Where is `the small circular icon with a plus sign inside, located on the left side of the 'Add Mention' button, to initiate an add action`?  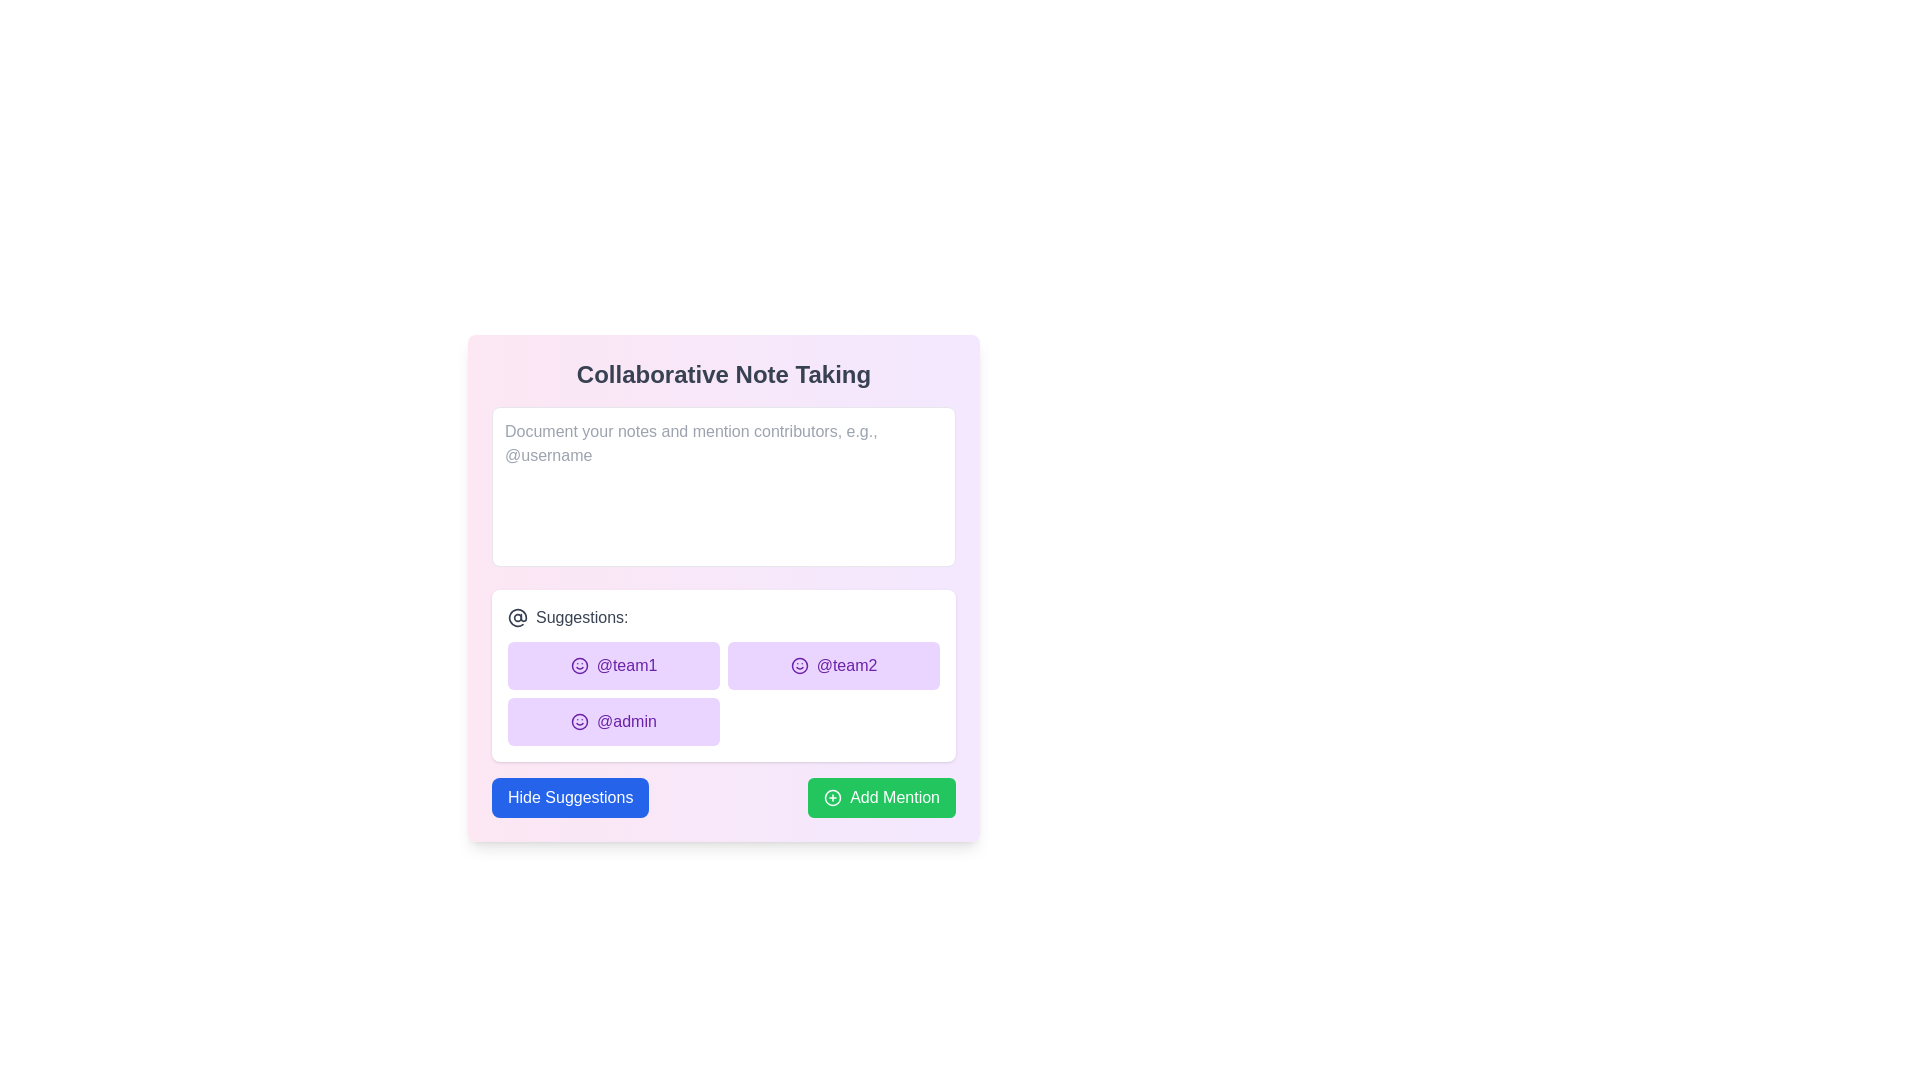
the small circular icon with a plus sign inside, located on the left side of the 'Add Mention' button, to initiate an add action is located at coordinates (833, 797).